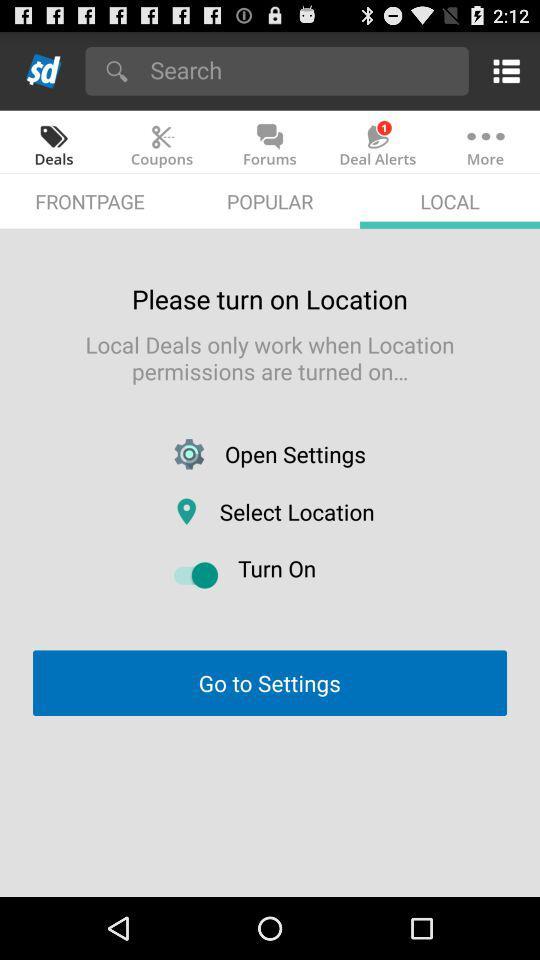 The width and height of the screenshot is (540, 960). I want to click on the go to settings app, so click(269, 683).